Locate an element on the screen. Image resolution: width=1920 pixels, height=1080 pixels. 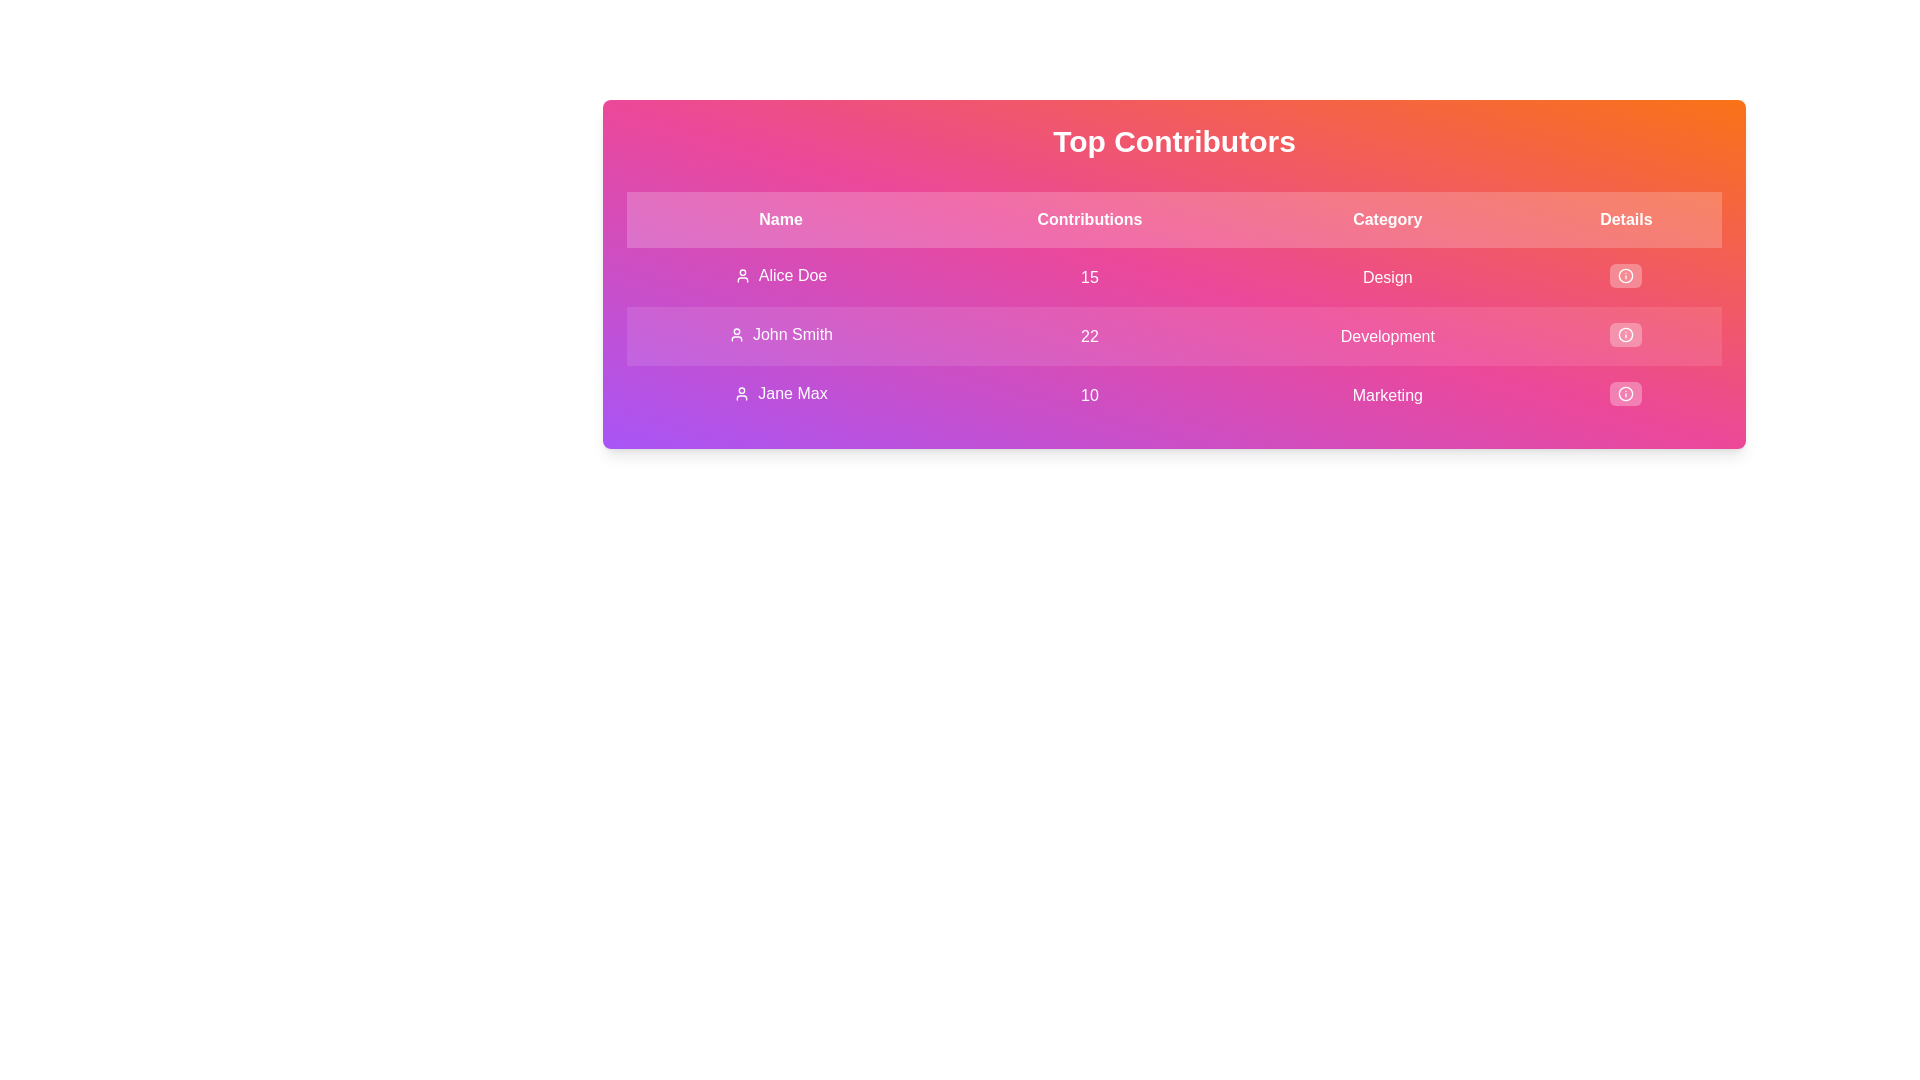
the text element displaying 'Alice Doe' with a user icon, located in the first row of the table in the 'Name' column is located at coordinates (780, 276).